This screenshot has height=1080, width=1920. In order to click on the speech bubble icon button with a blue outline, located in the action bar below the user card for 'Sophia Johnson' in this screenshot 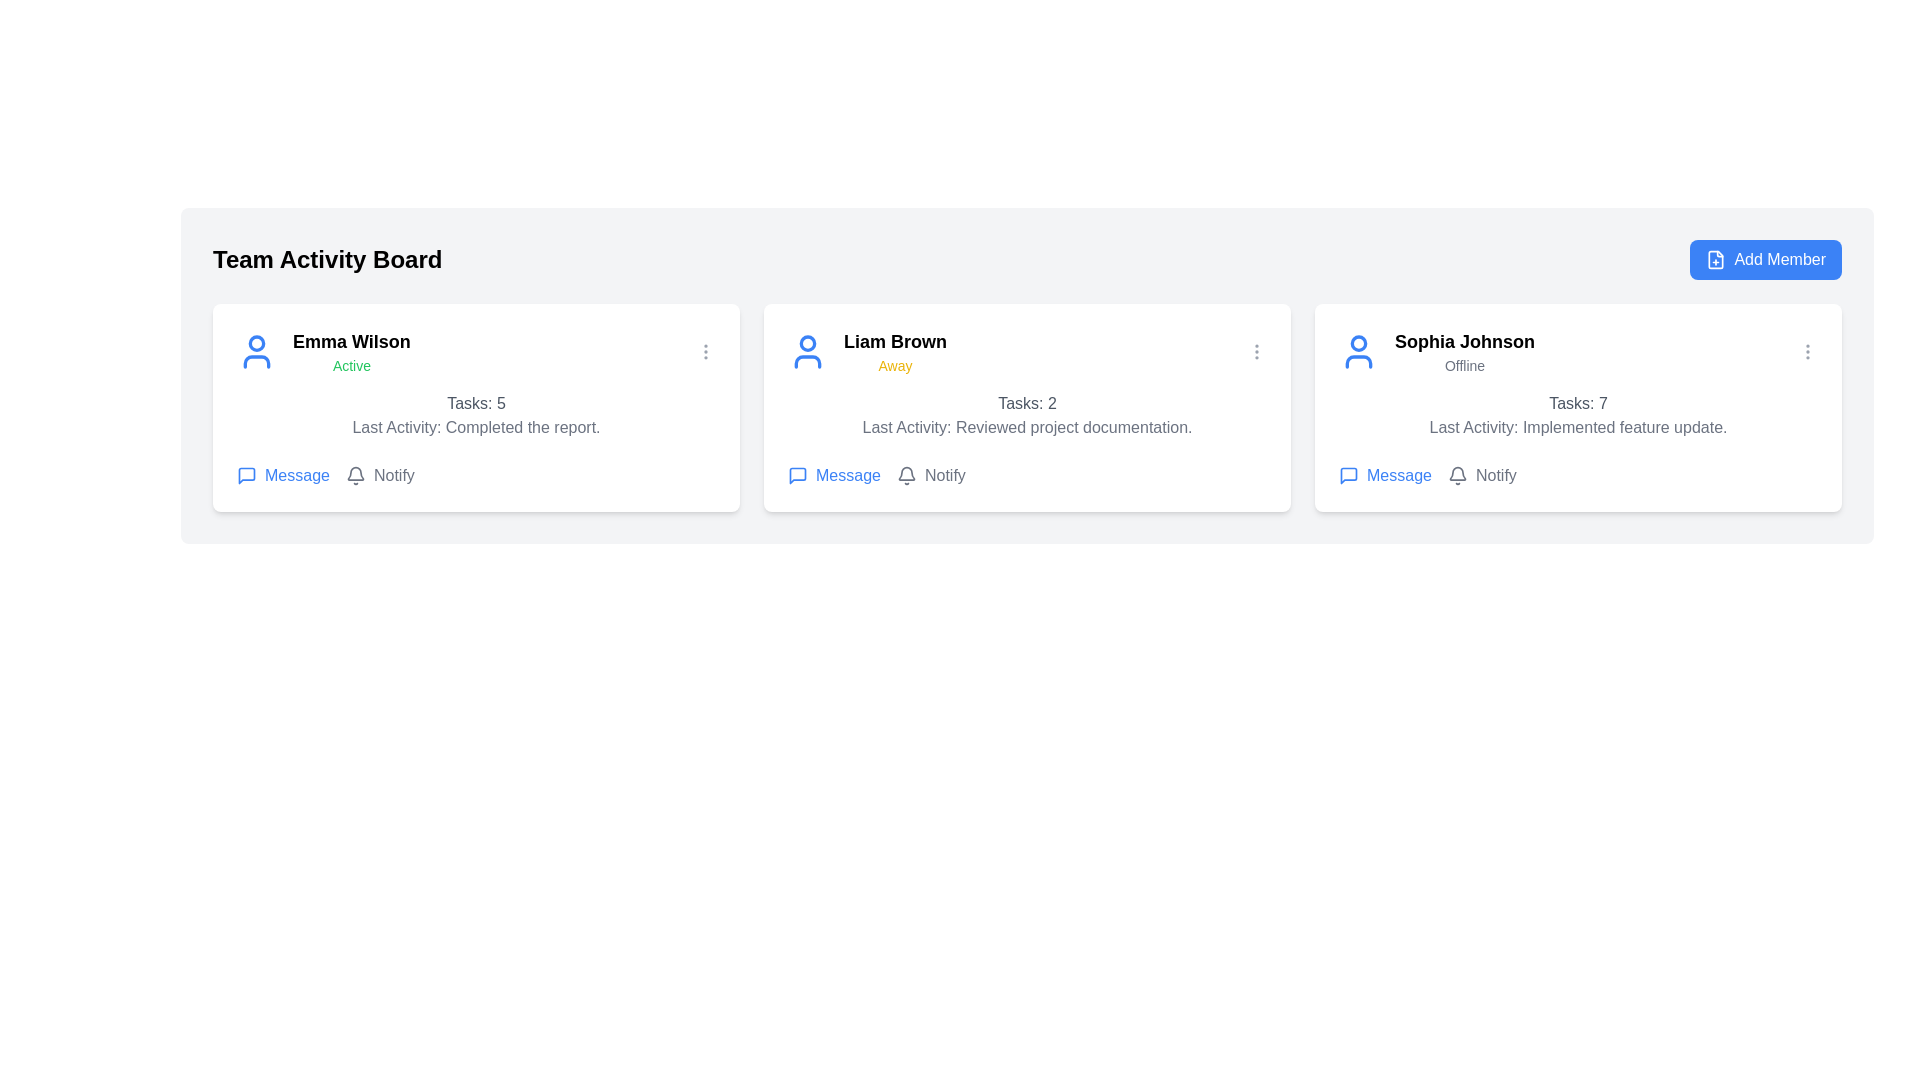, I will do `click(1348, 475)`.